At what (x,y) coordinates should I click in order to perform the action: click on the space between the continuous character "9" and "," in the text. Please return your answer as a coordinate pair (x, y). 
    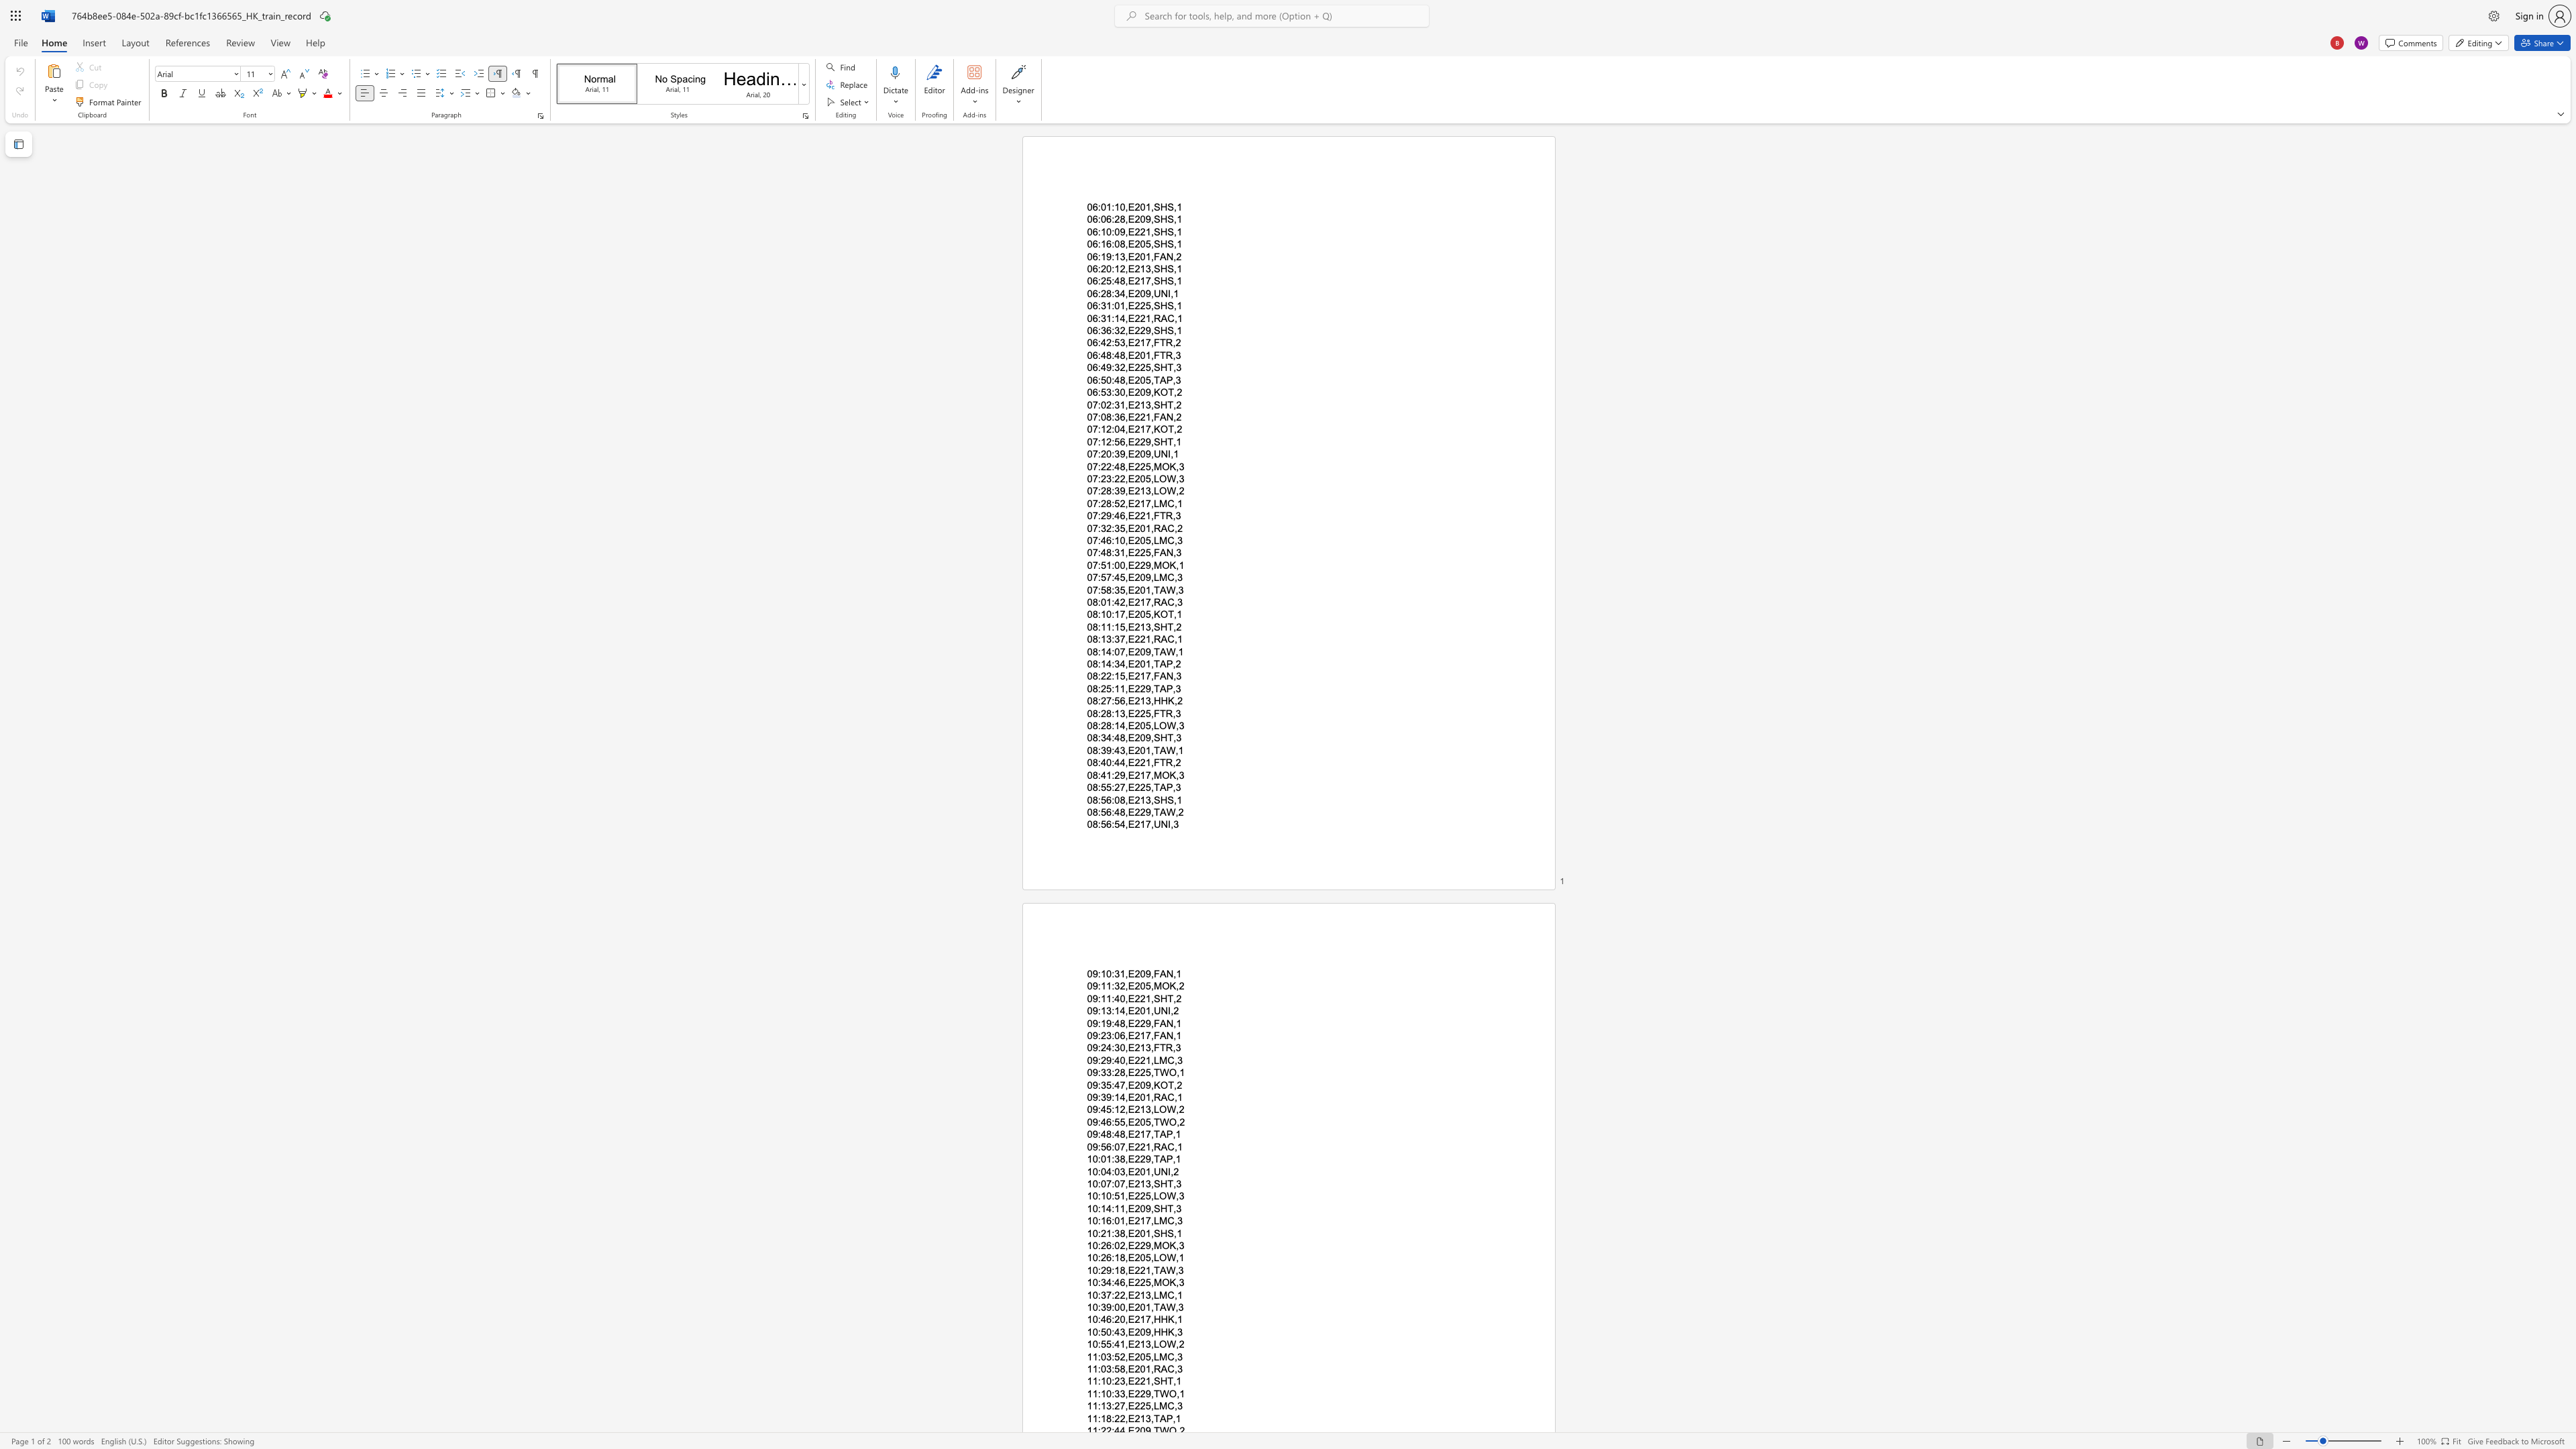
    Looking at the image, I should click on (1149, 651).